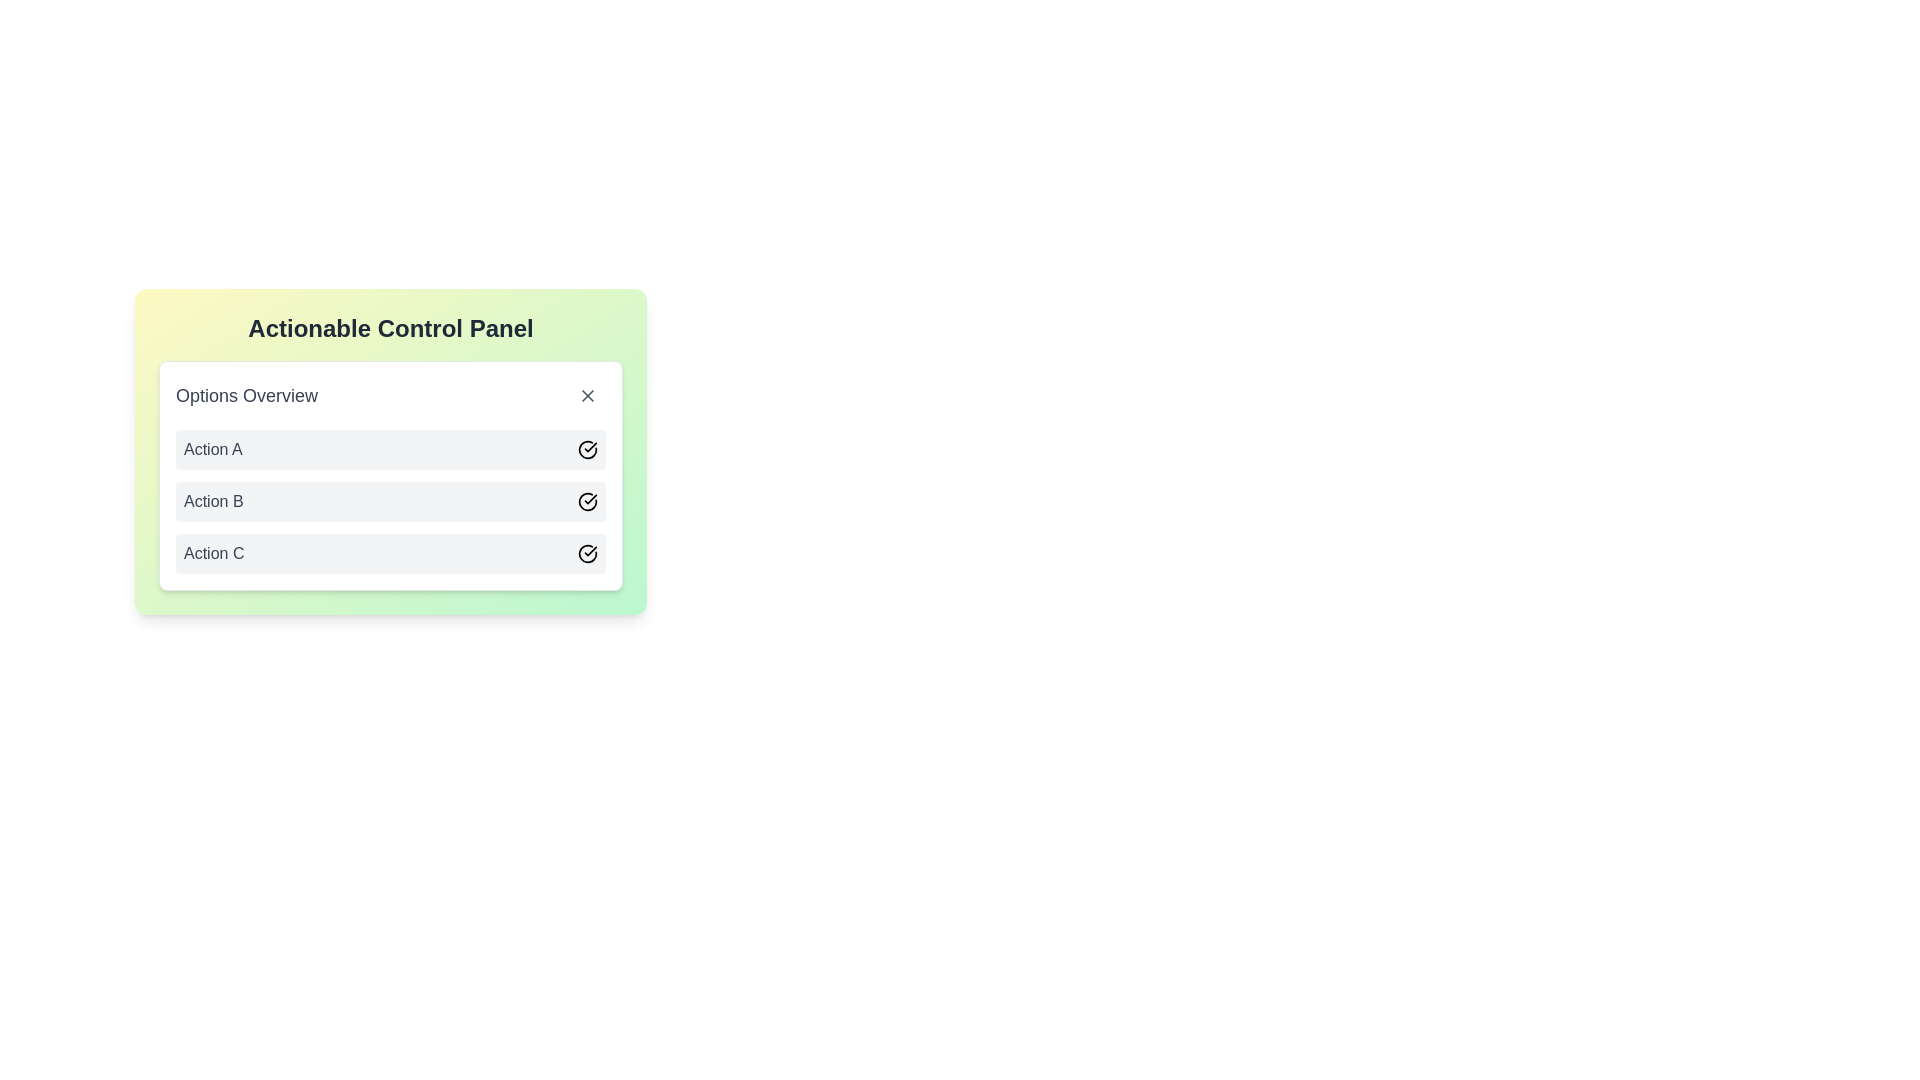 This screenshot has width=1920, height=1080. I want to click on the list item labeled 'Action B' in the 'Options Overview' section, so click(390, 500).